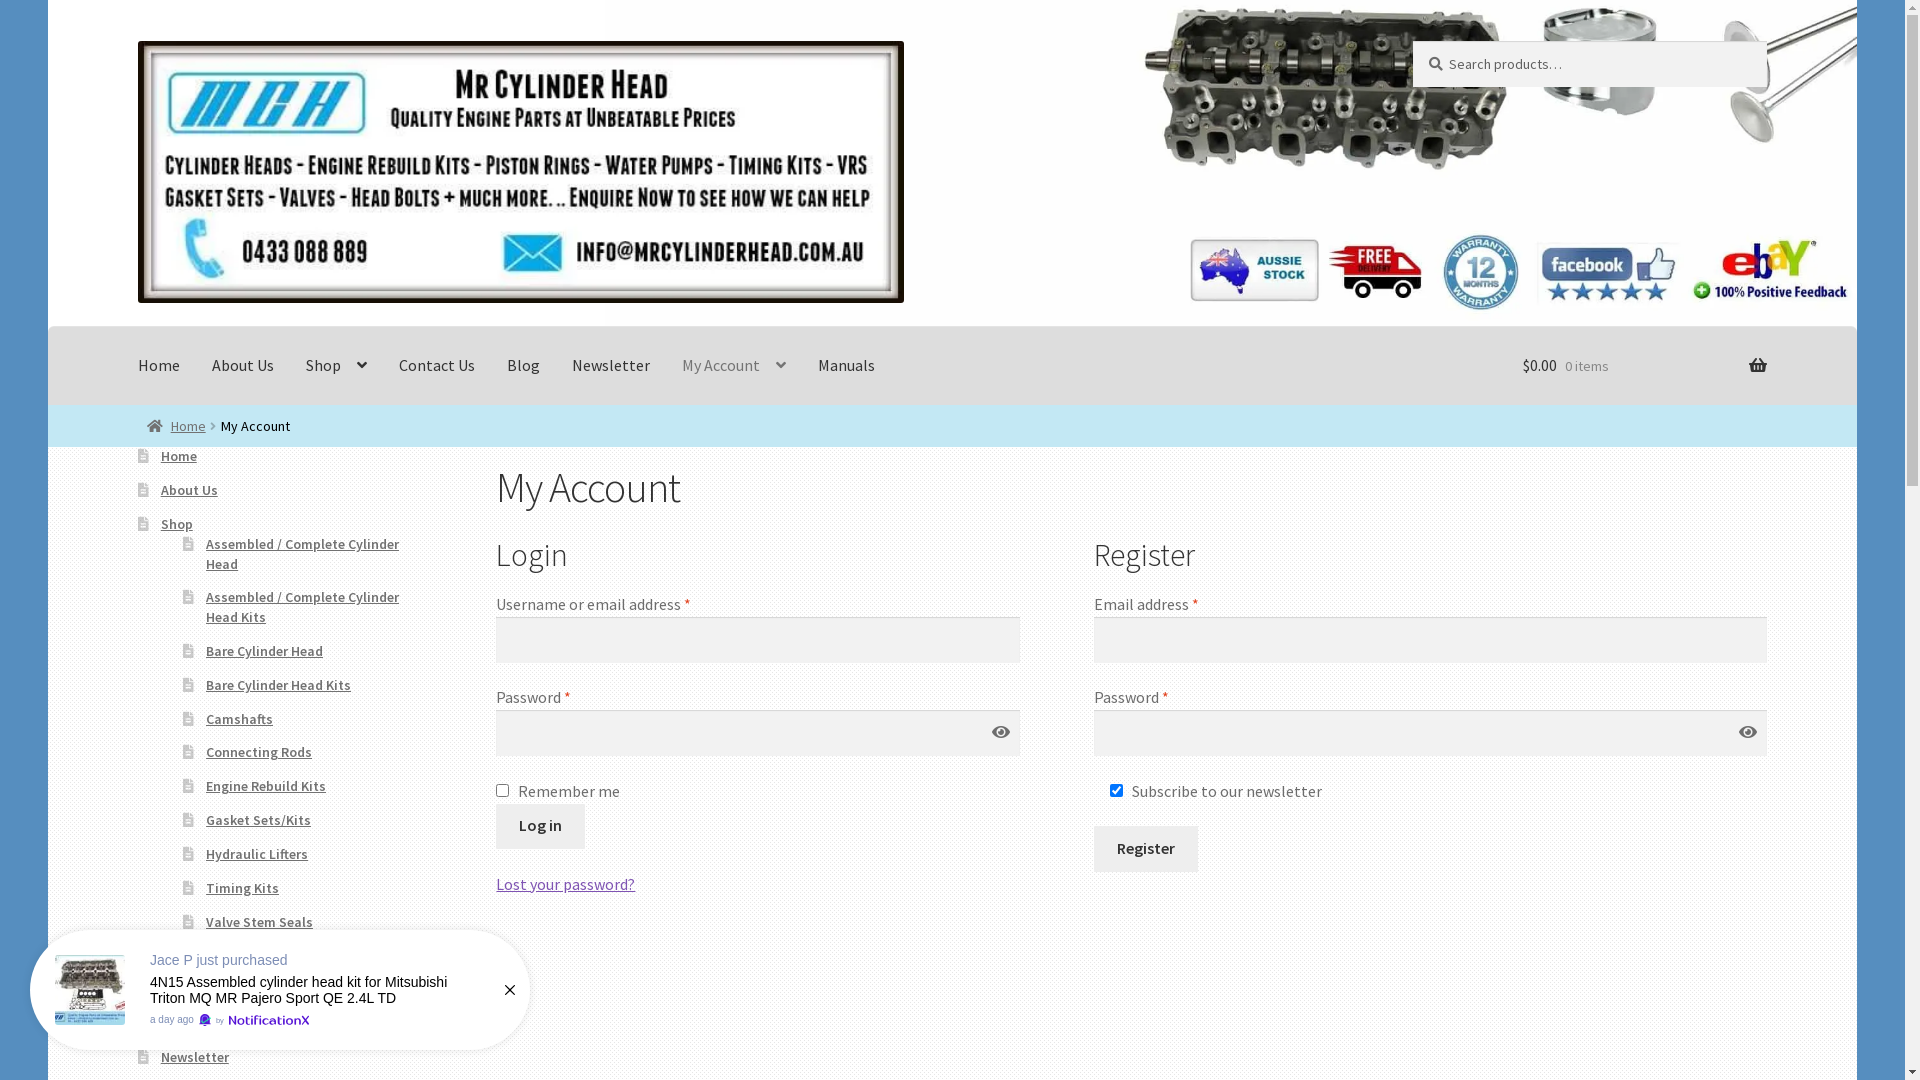 The width and height of the screenshot is (1920, 1080). Describe the element at coordinates (242, 365) in the screenshot. I see `'About Us'` at that location.